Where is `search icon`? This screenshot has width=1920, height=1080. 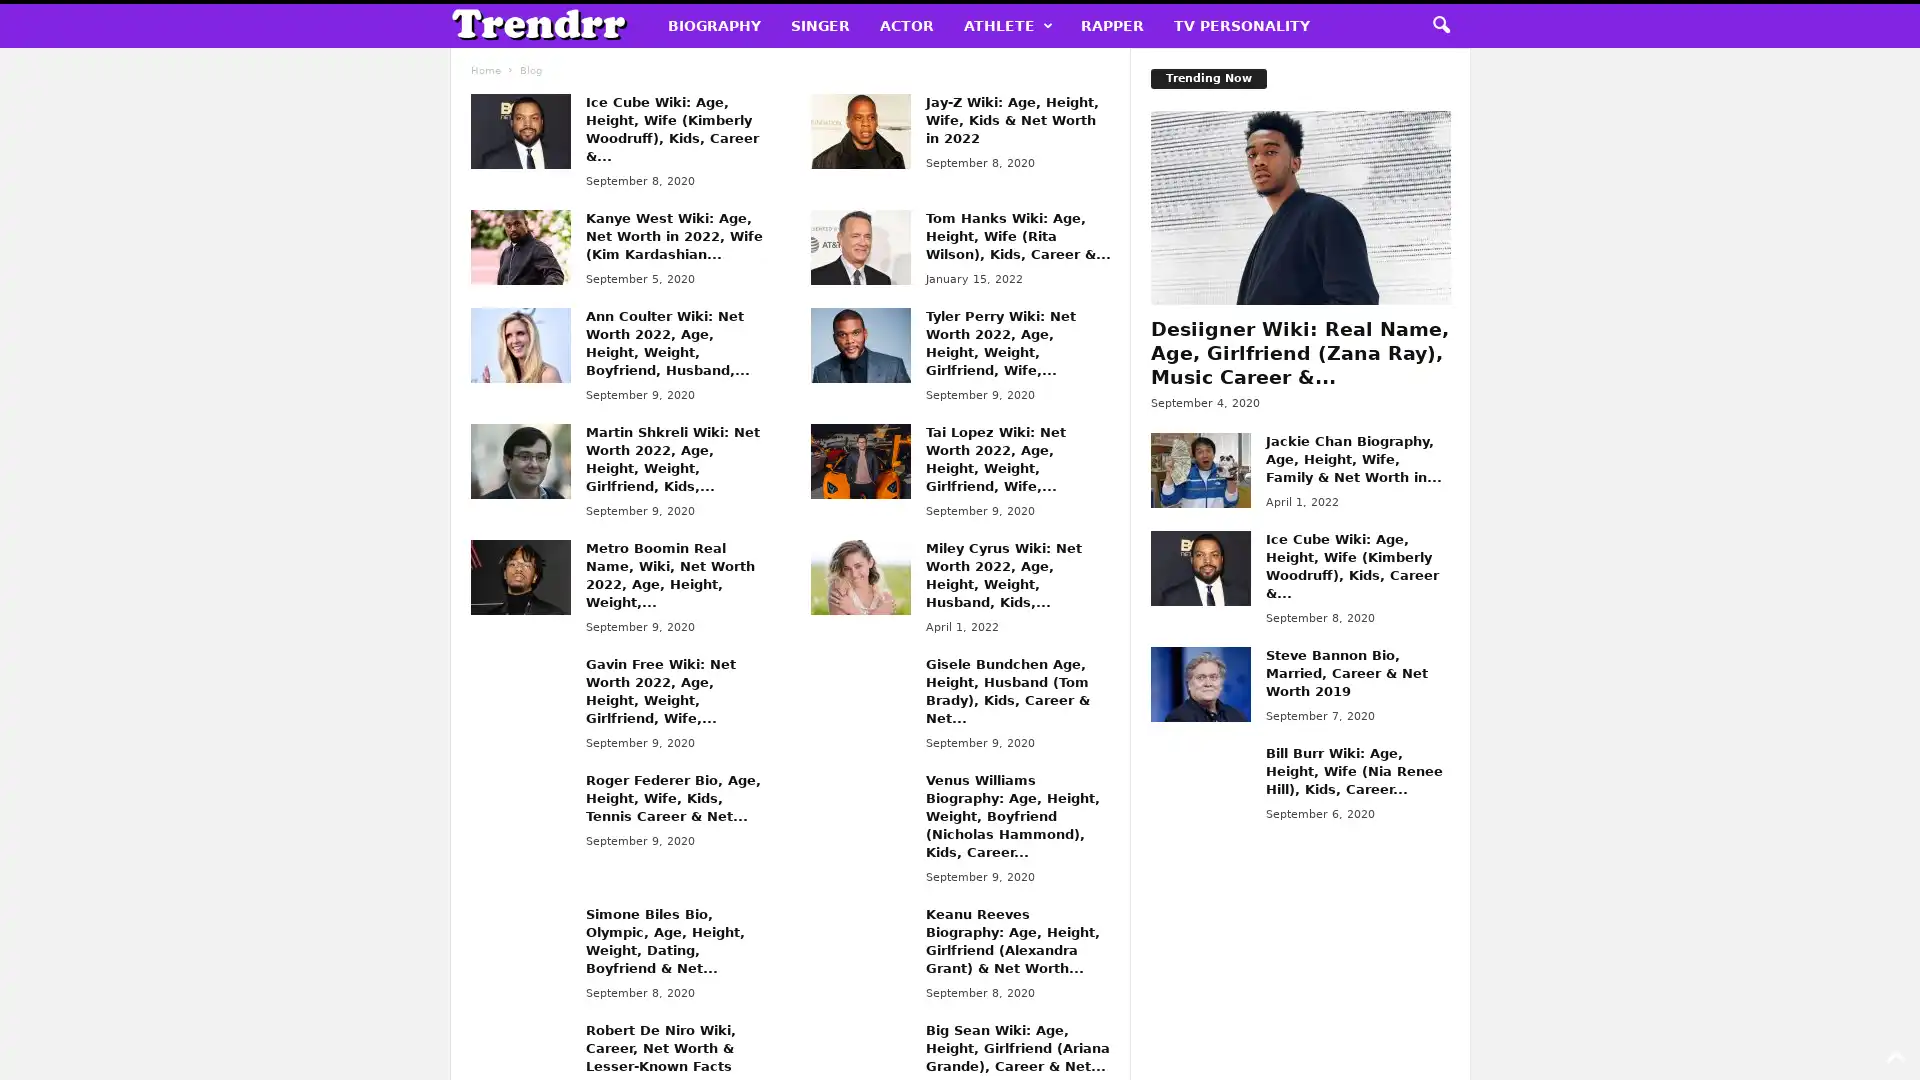 search icon is located at coordinates (1440, 26).